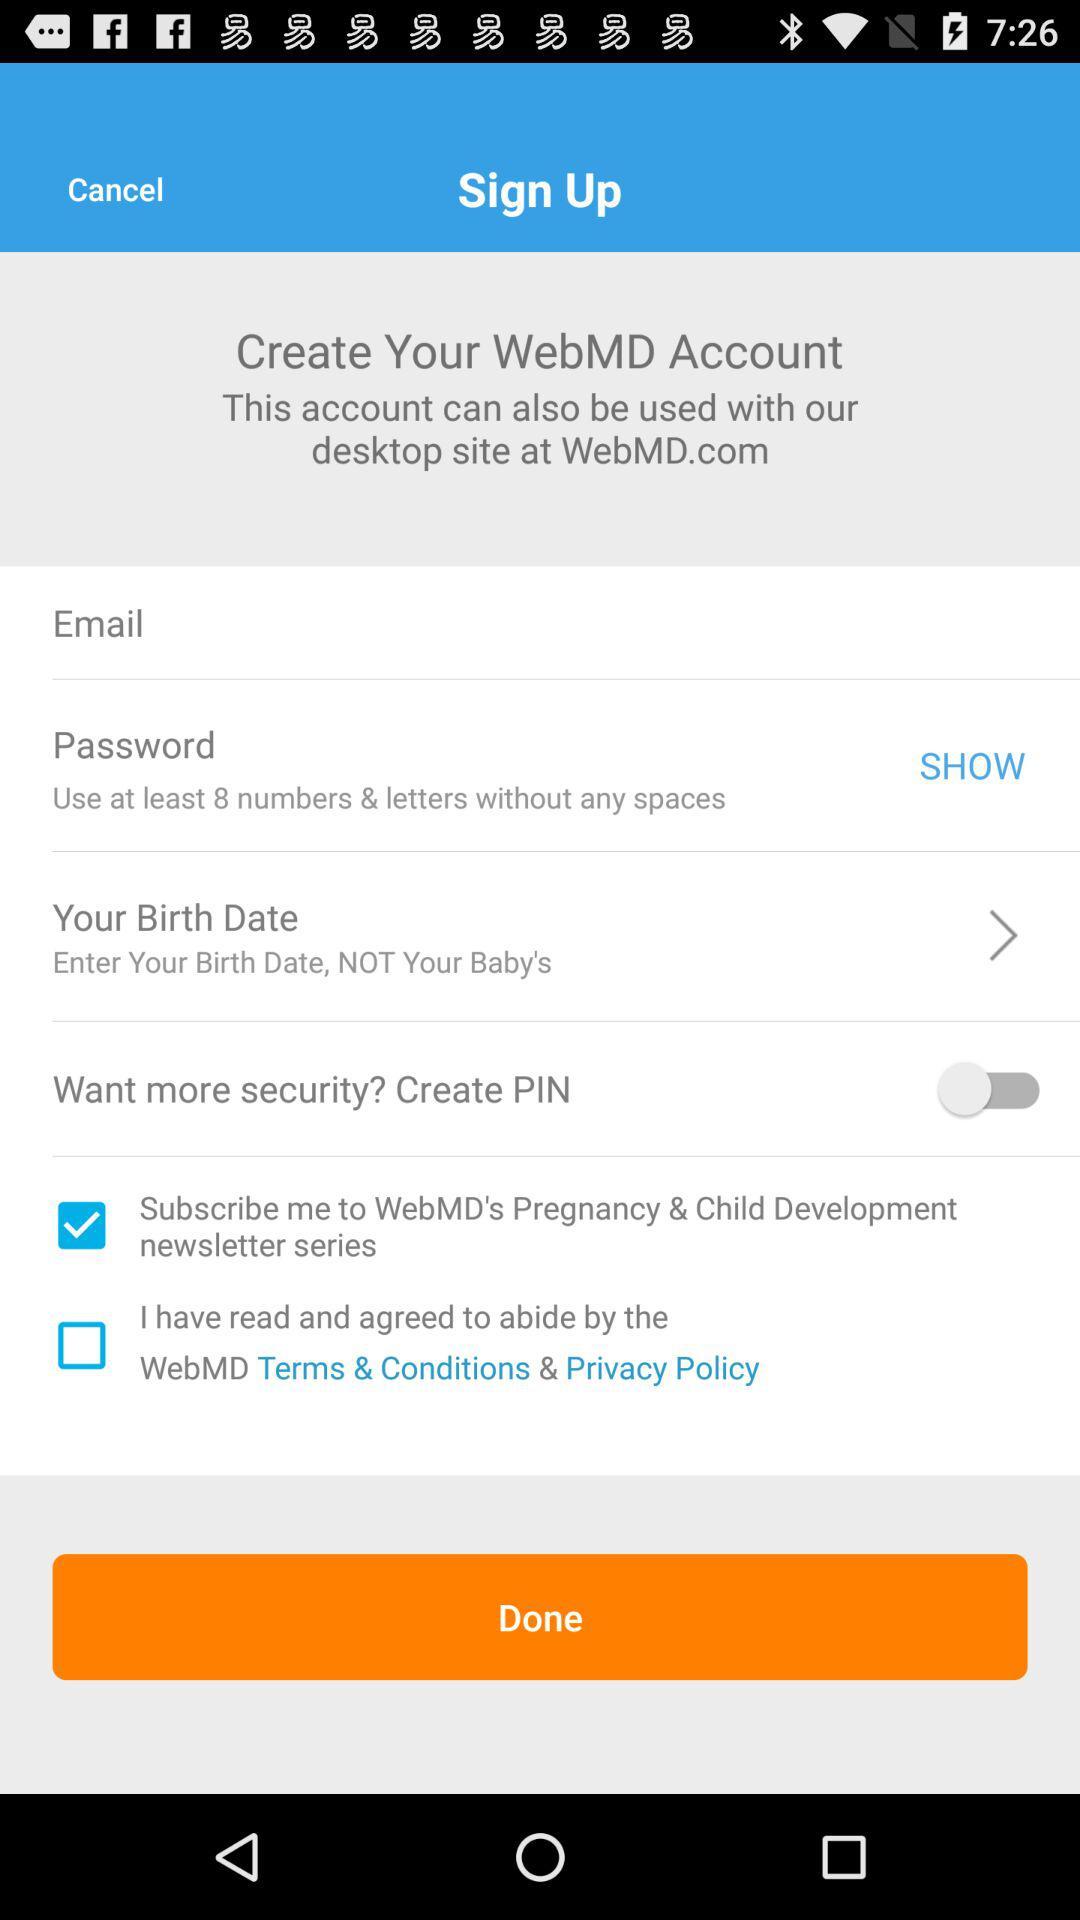 This screenshot has height=1920, width=1080. What do you see at coordinates (991, 1087) in the screenshot?
I see `security pin` at bounding box center [991, 1087].